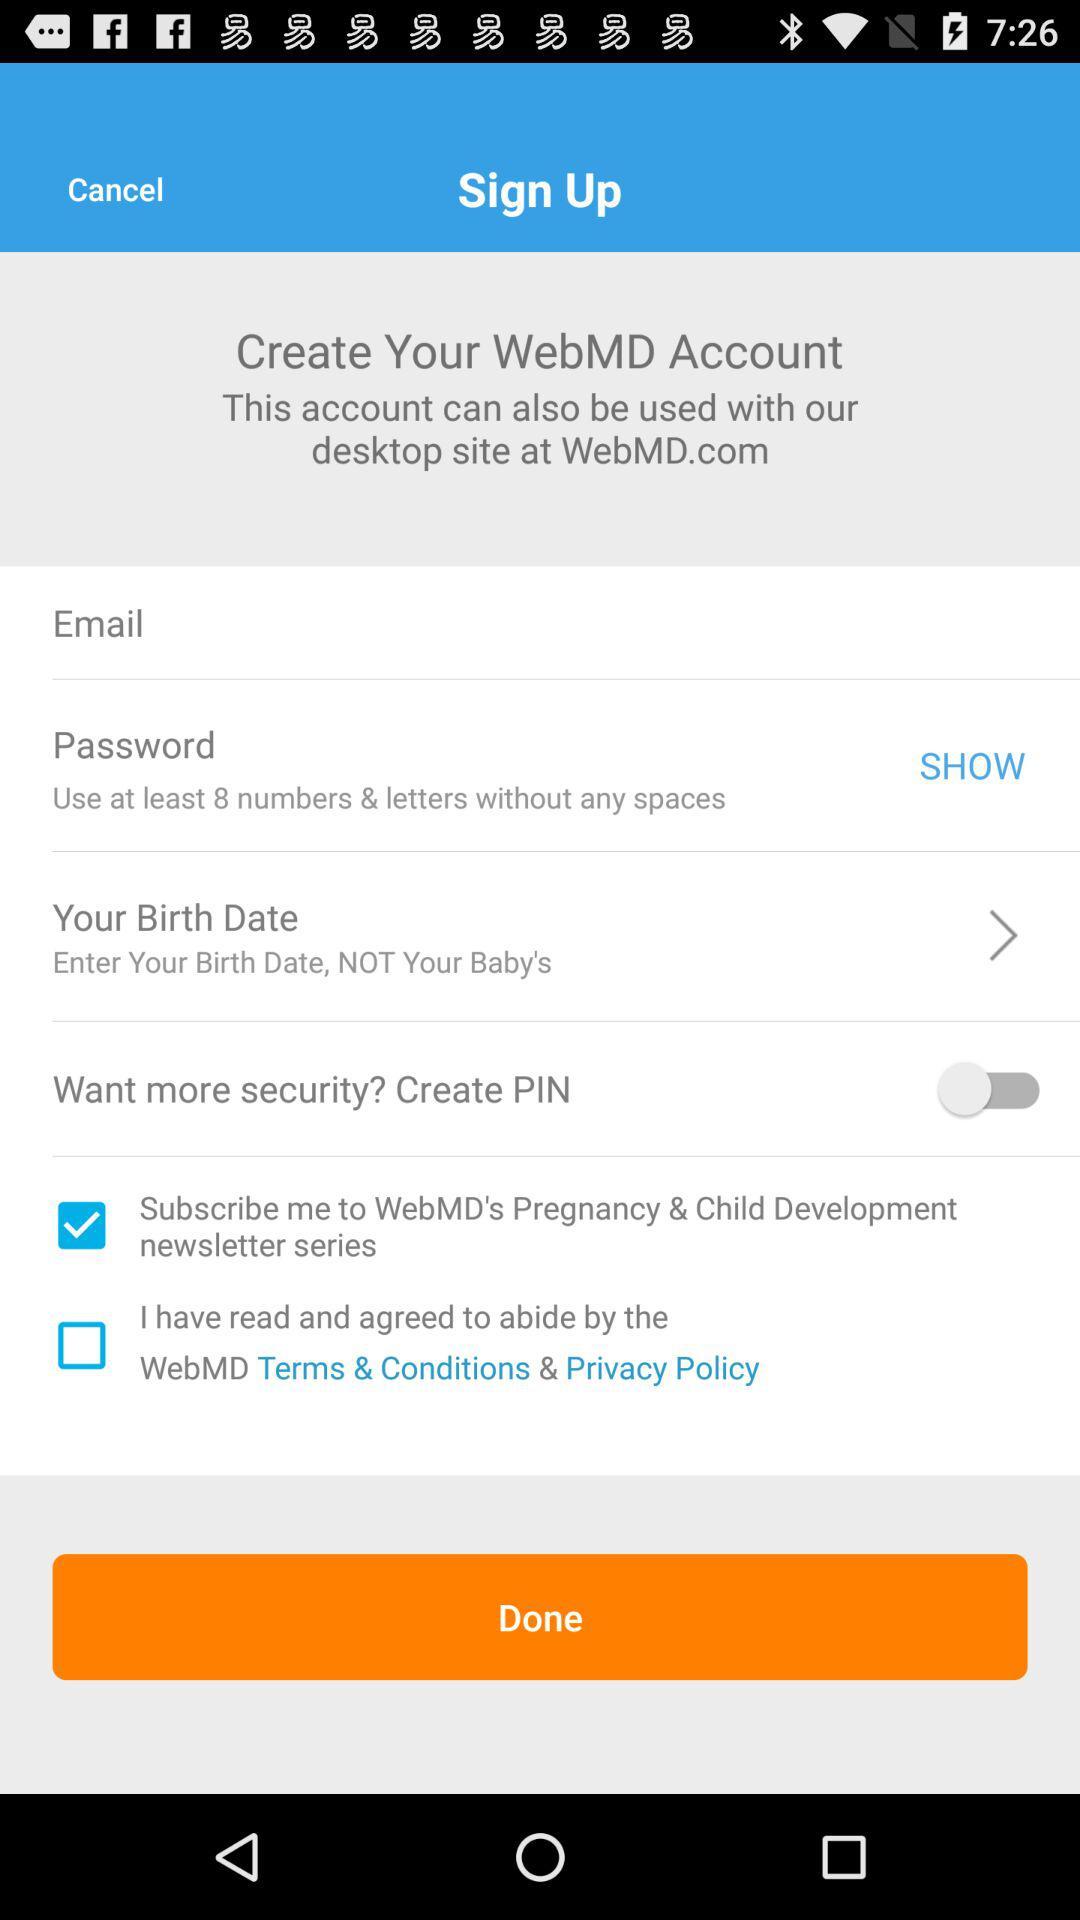 This screenshot has height=1920, width=1080. What do you see at coordinates (991, 1087) in the screenshot?
I see `security pin` at bounding box center [991, 1087].